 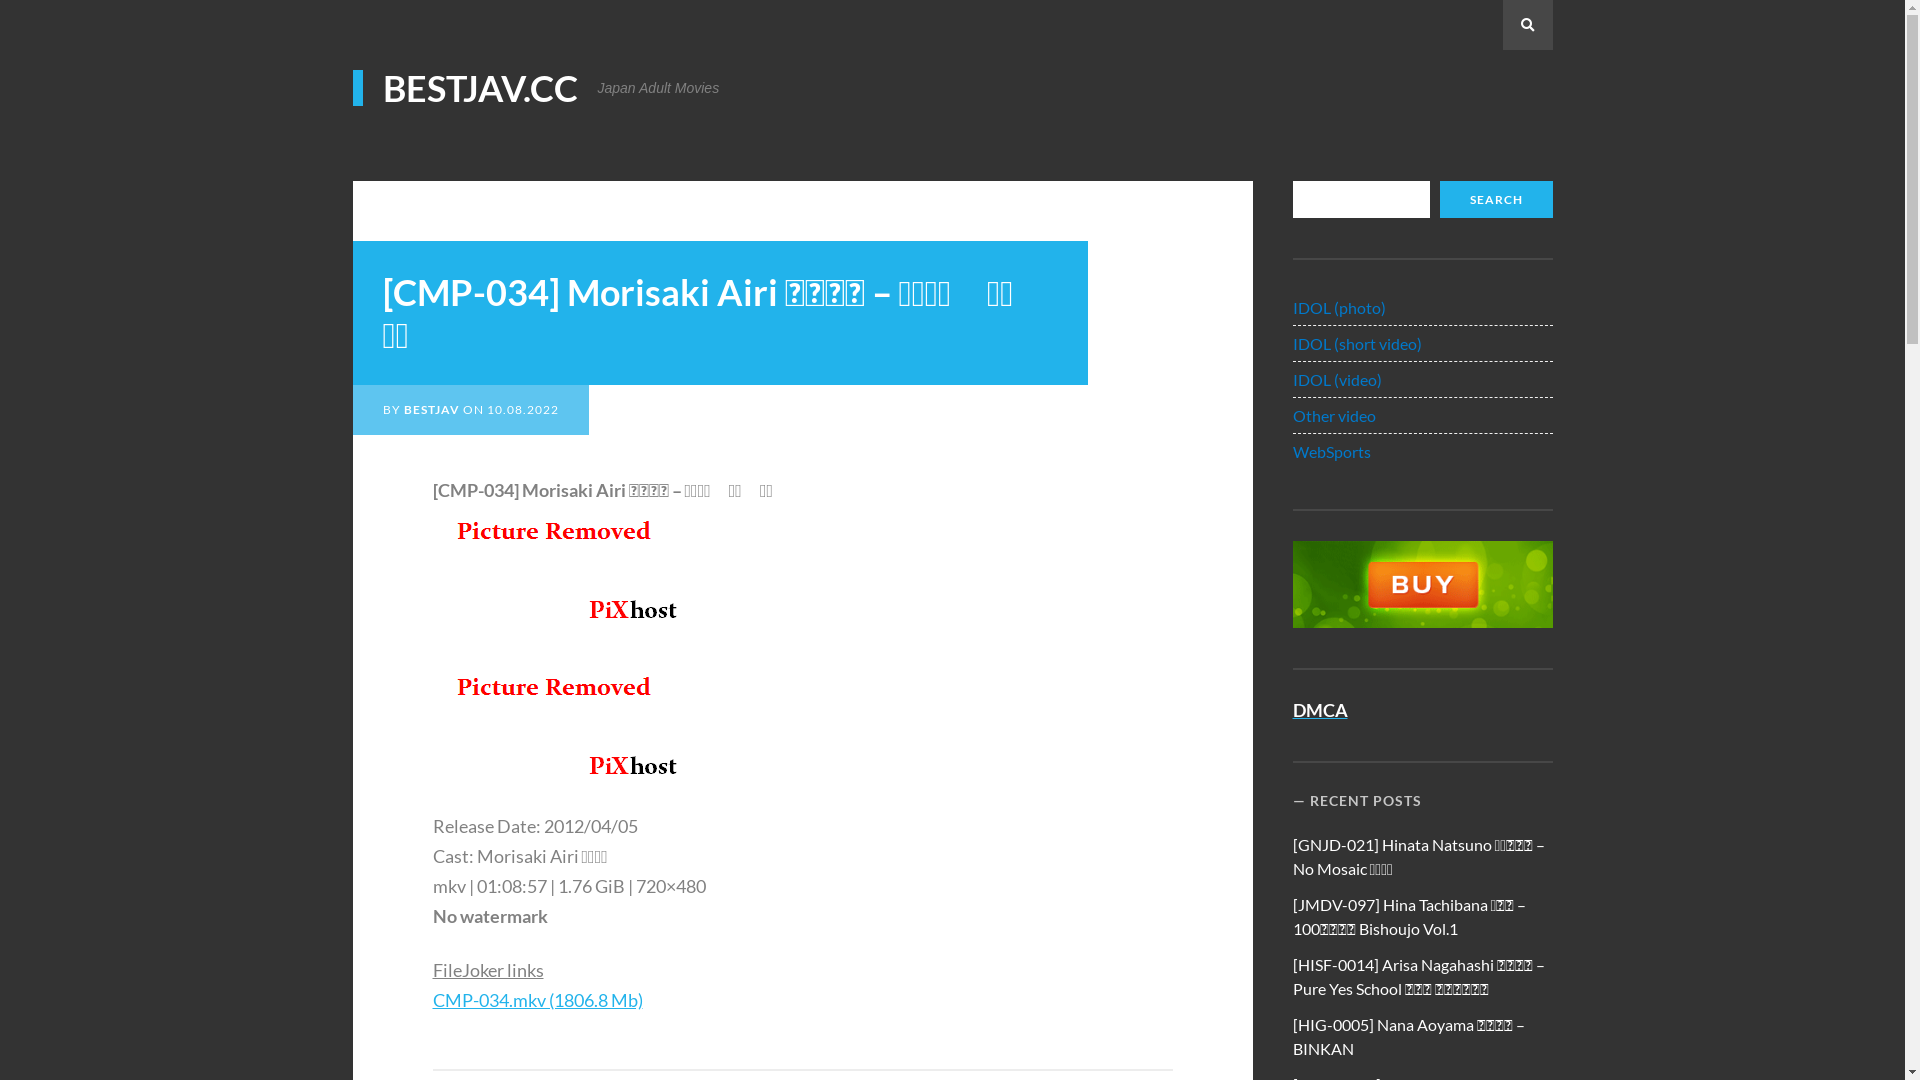 What do you see at coordinates (1357, 342) in the screenshot?
I see `'IDOL (short video)'` at bounding box center [1357, 342].